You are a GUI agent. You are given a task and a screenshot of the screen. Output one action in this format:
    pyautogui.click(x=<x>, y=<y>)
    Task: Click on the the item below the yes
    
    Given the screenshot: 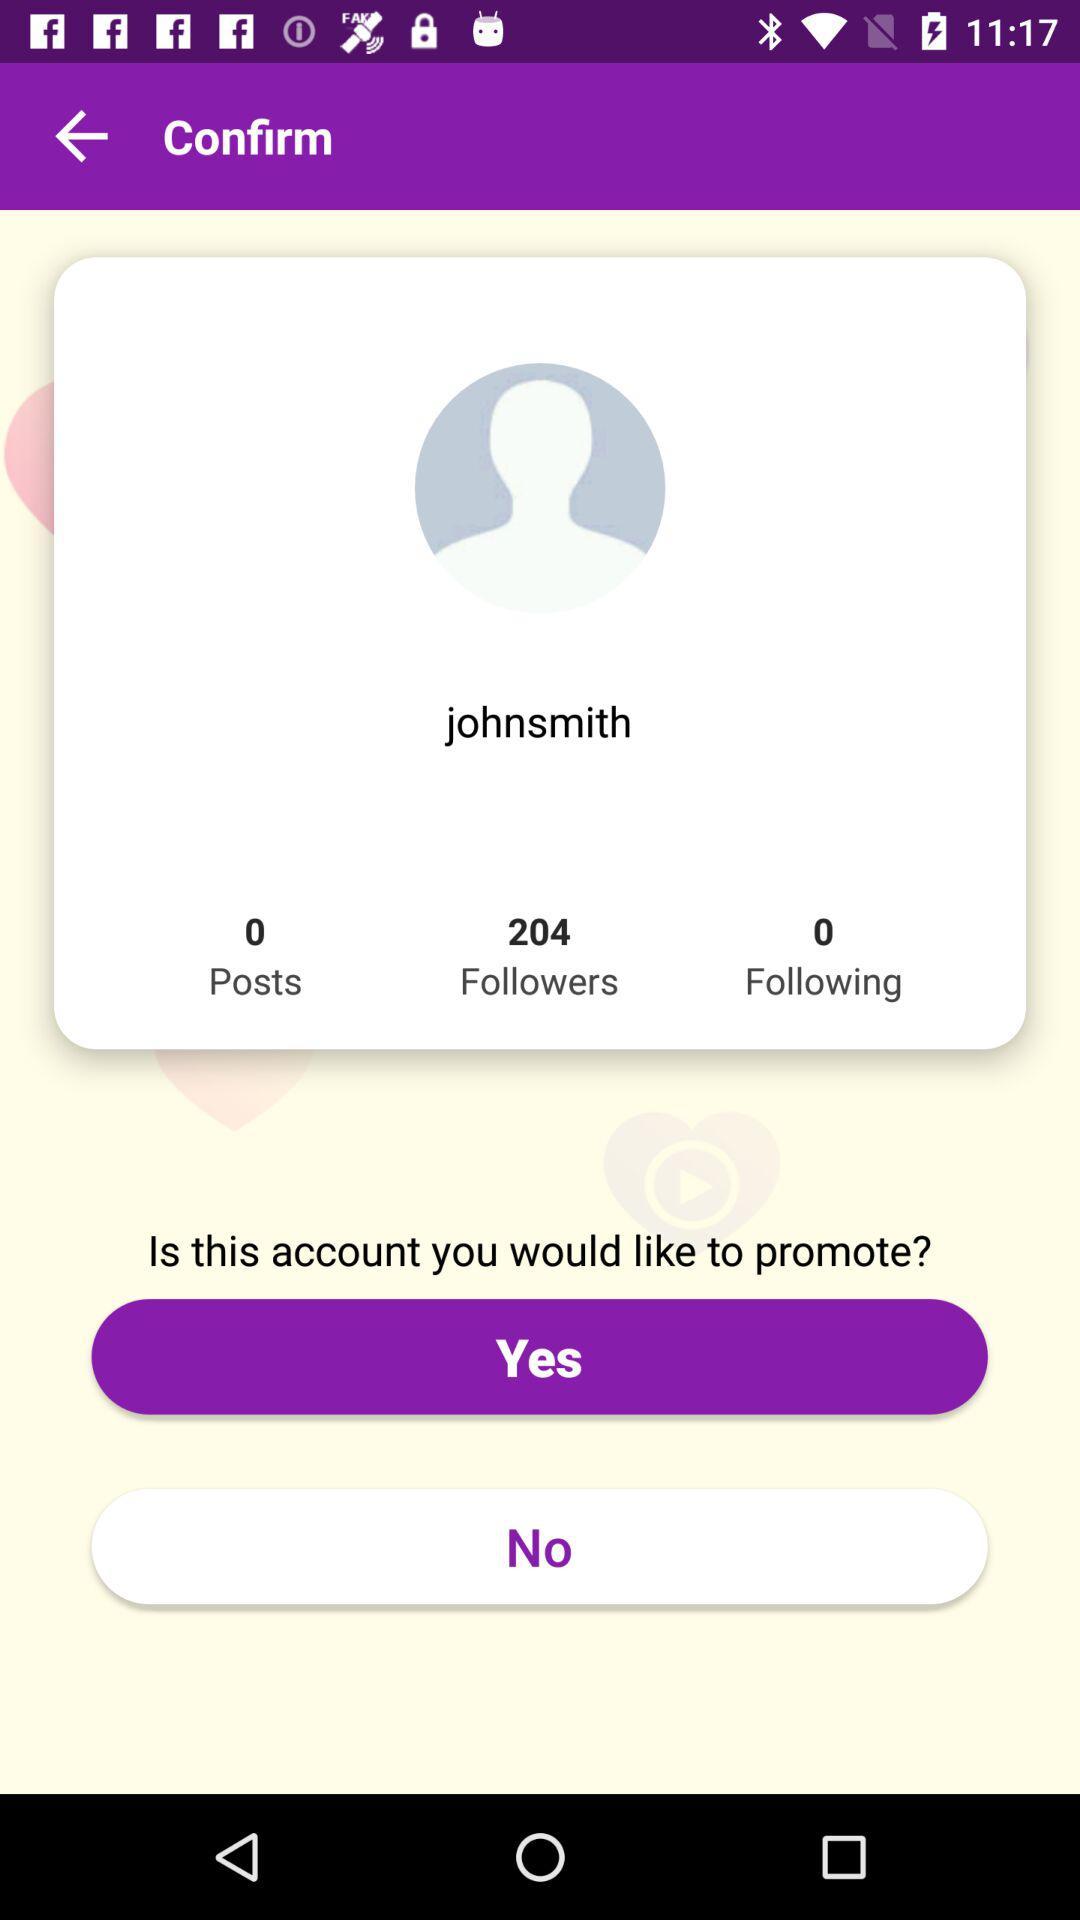 What is the action you would take?
    pyautogui.click(x=538, y=1545)
    